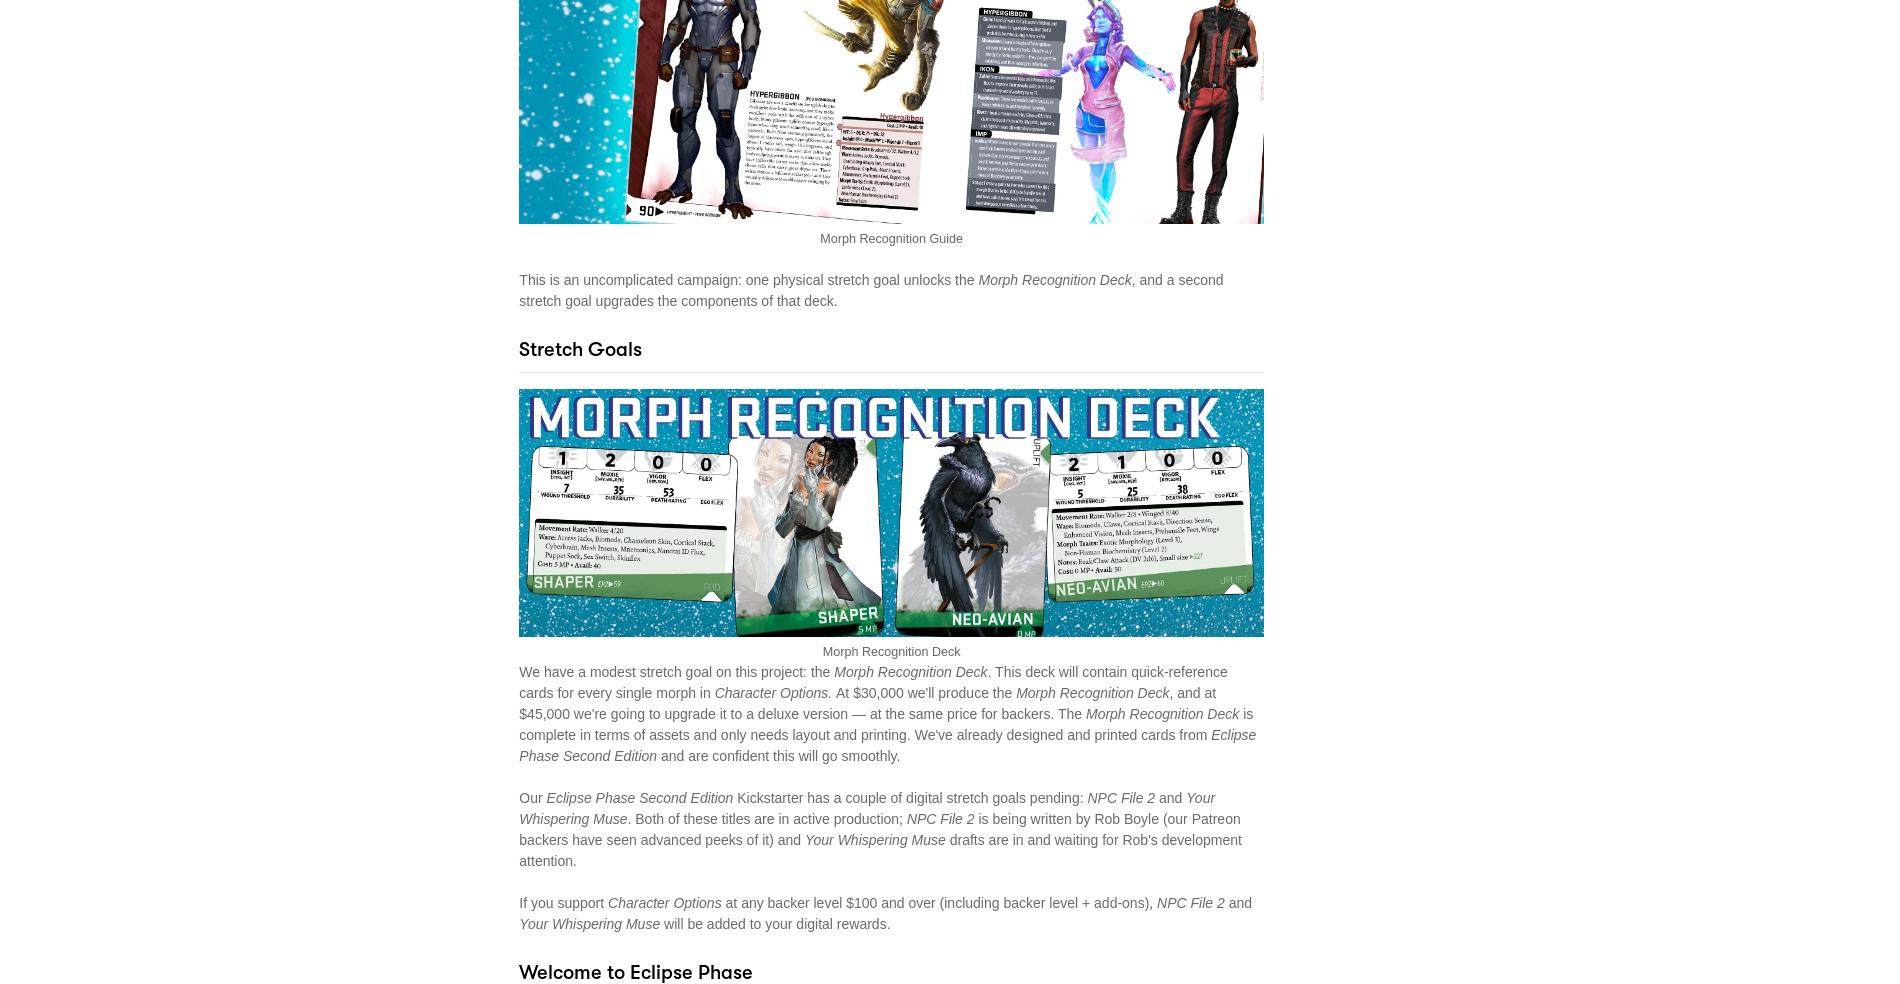  I want to click on 'Stretch Goals', so click(580, 348).